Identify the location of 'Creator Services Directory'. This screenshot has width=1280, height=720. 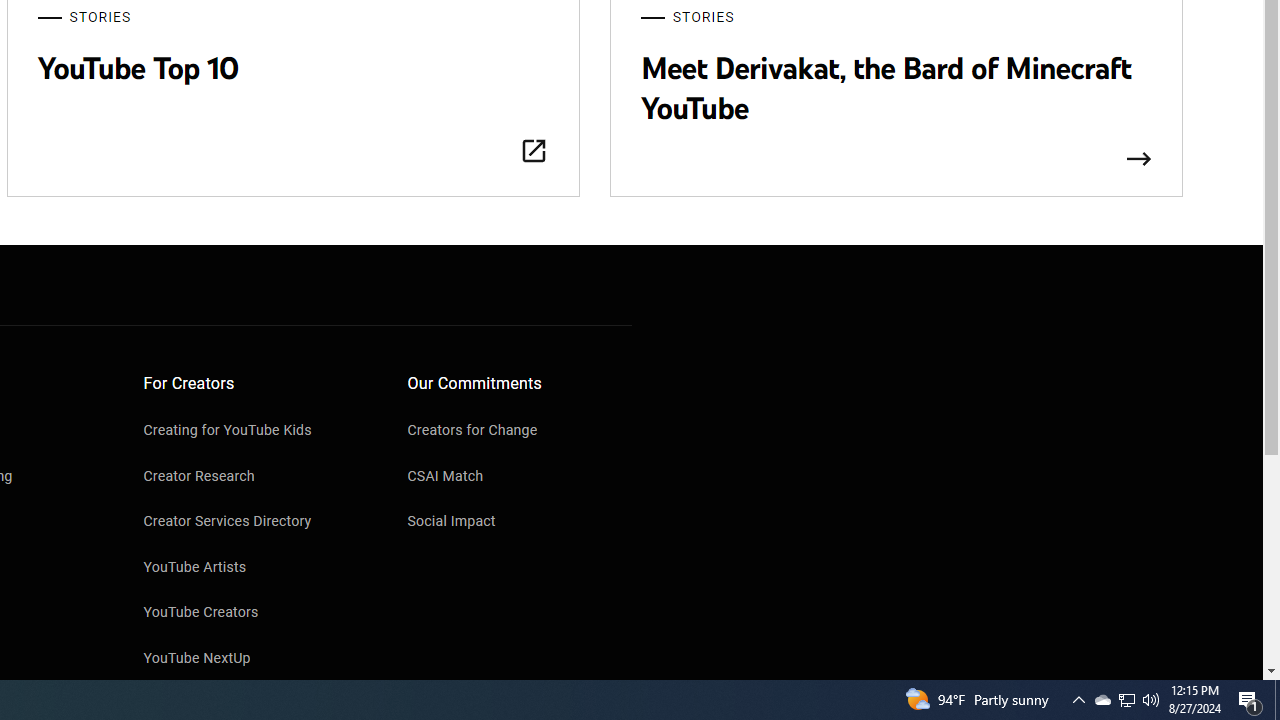
(255, 522).